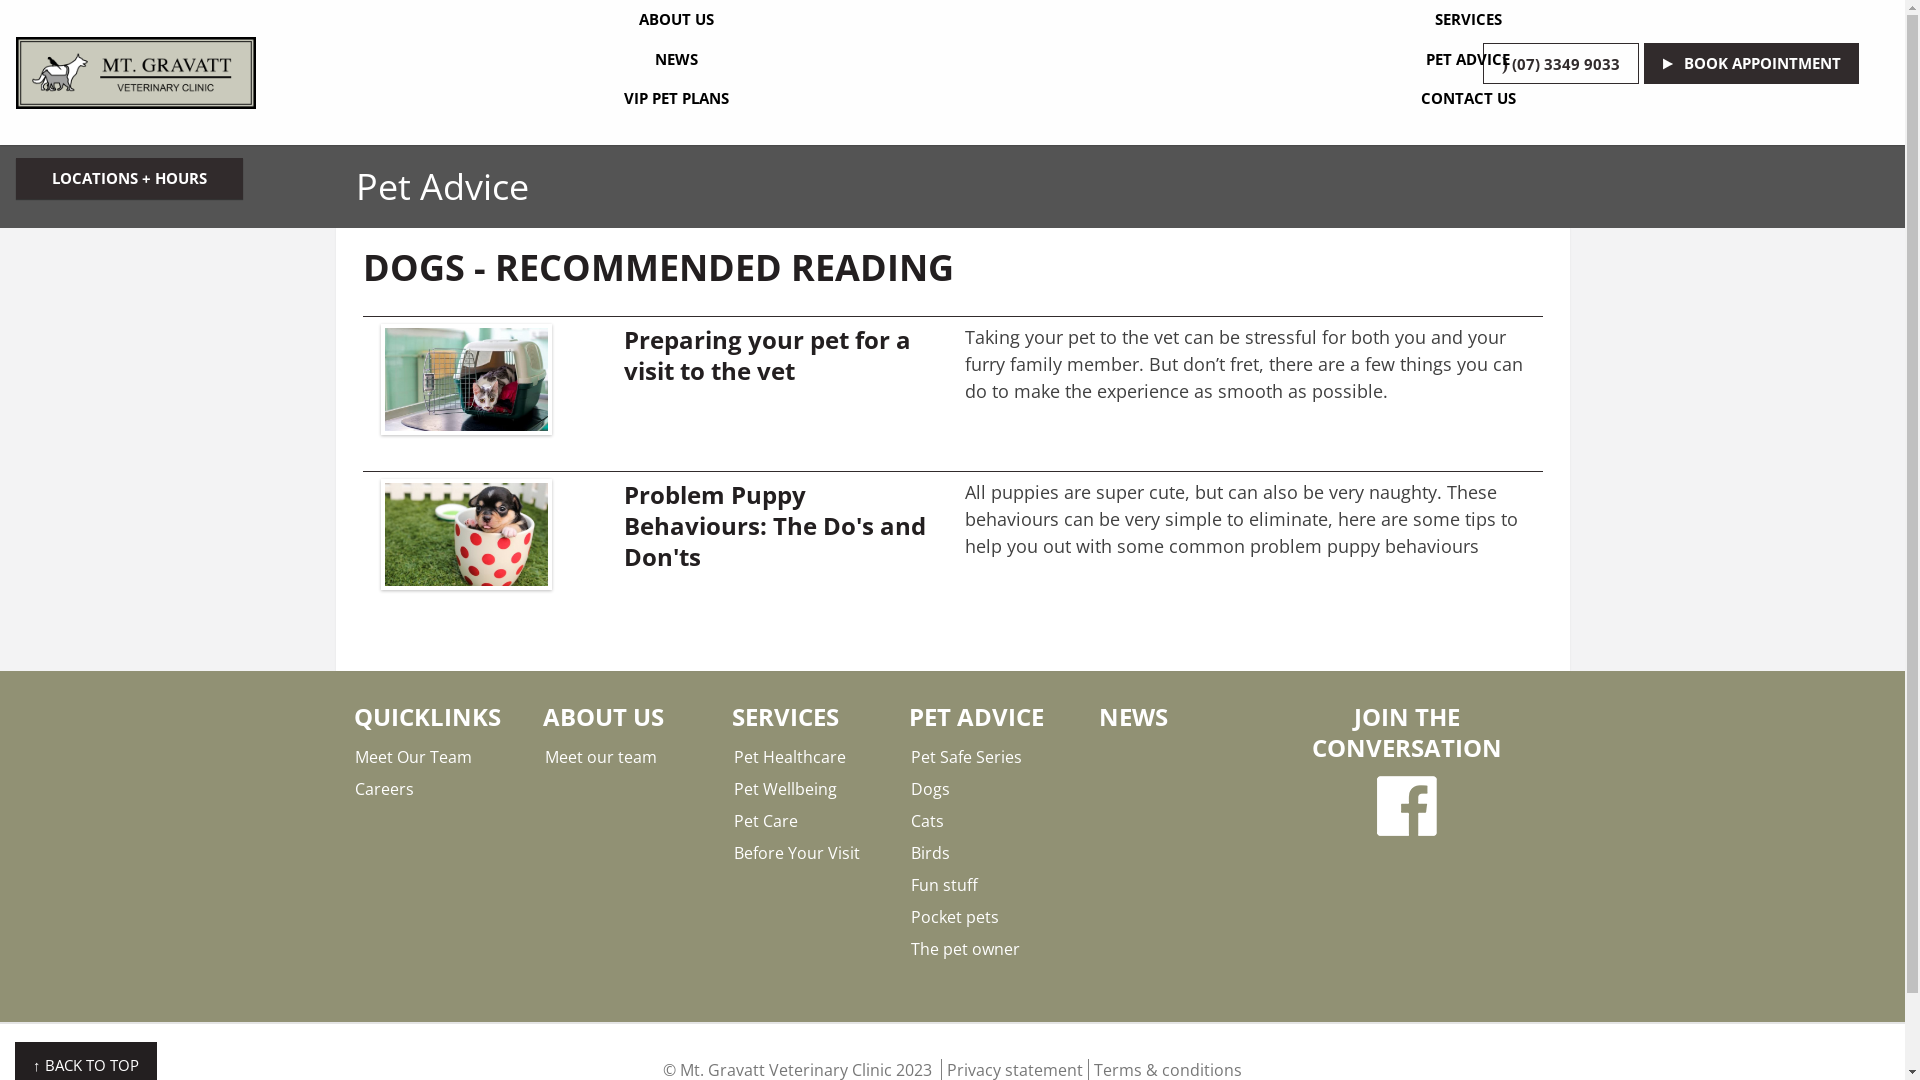  Describe the element at coordinates (355, 788) in the screenshot. I see `'Careers'` at that location.